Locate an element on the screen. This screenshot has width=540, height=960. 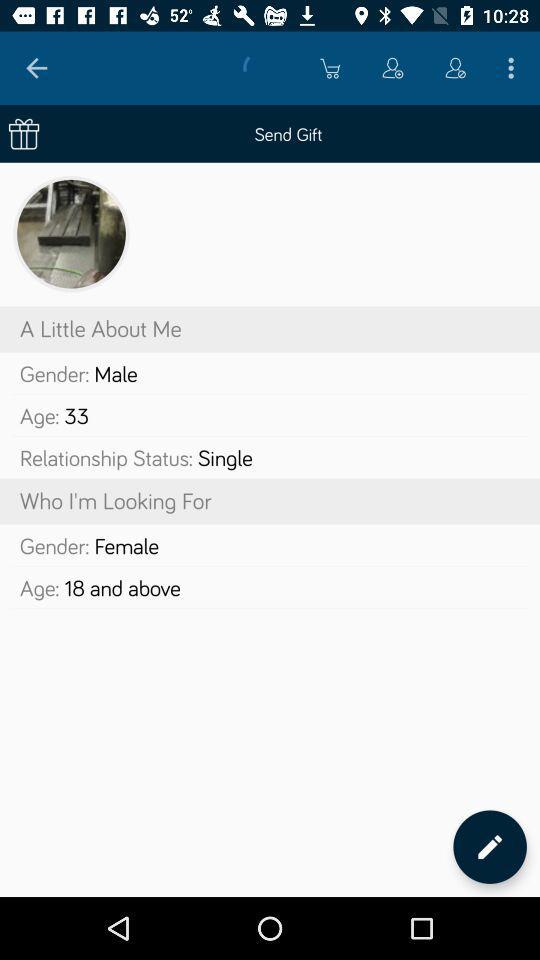
icon above send gift icon is located at coordinates (513, 68).